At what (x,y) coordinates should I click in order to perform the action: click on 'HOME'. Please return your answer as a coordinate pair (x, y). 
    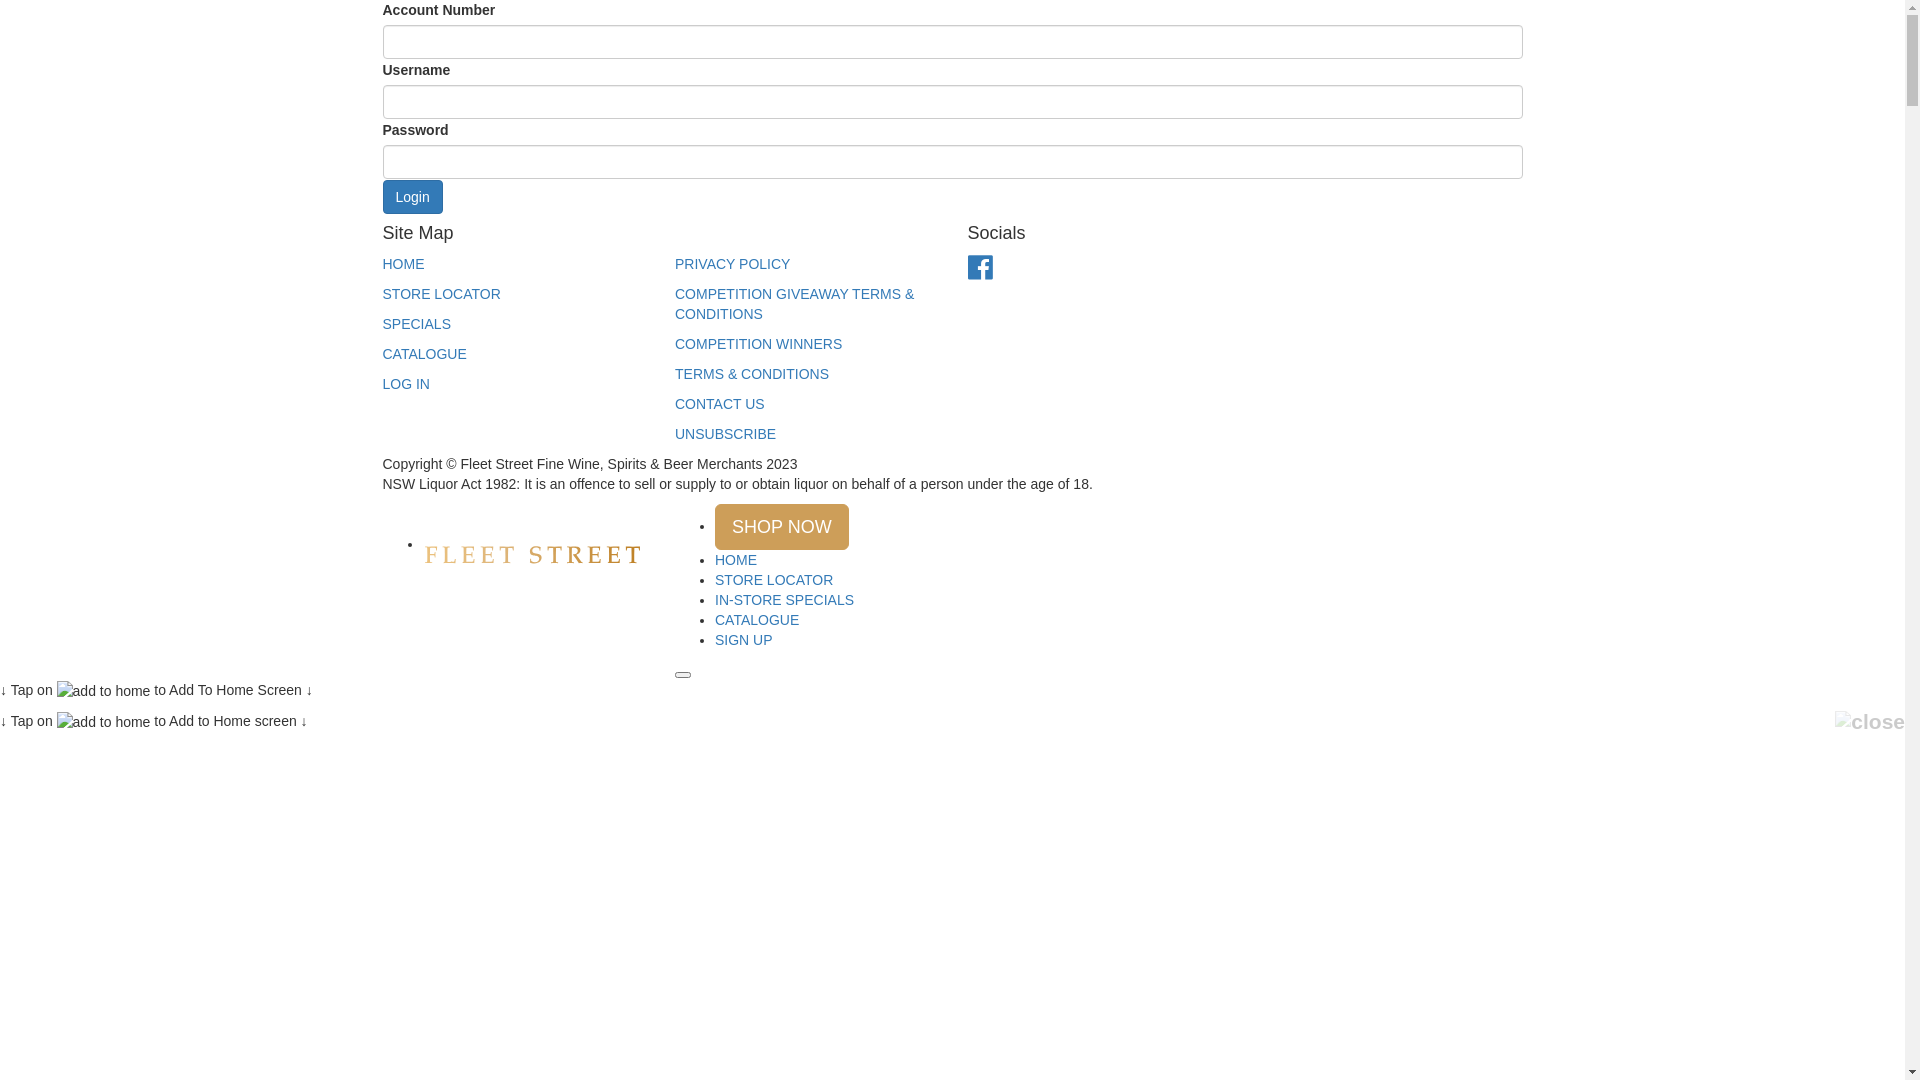
    Looking at the image, I should click on (734, 559).